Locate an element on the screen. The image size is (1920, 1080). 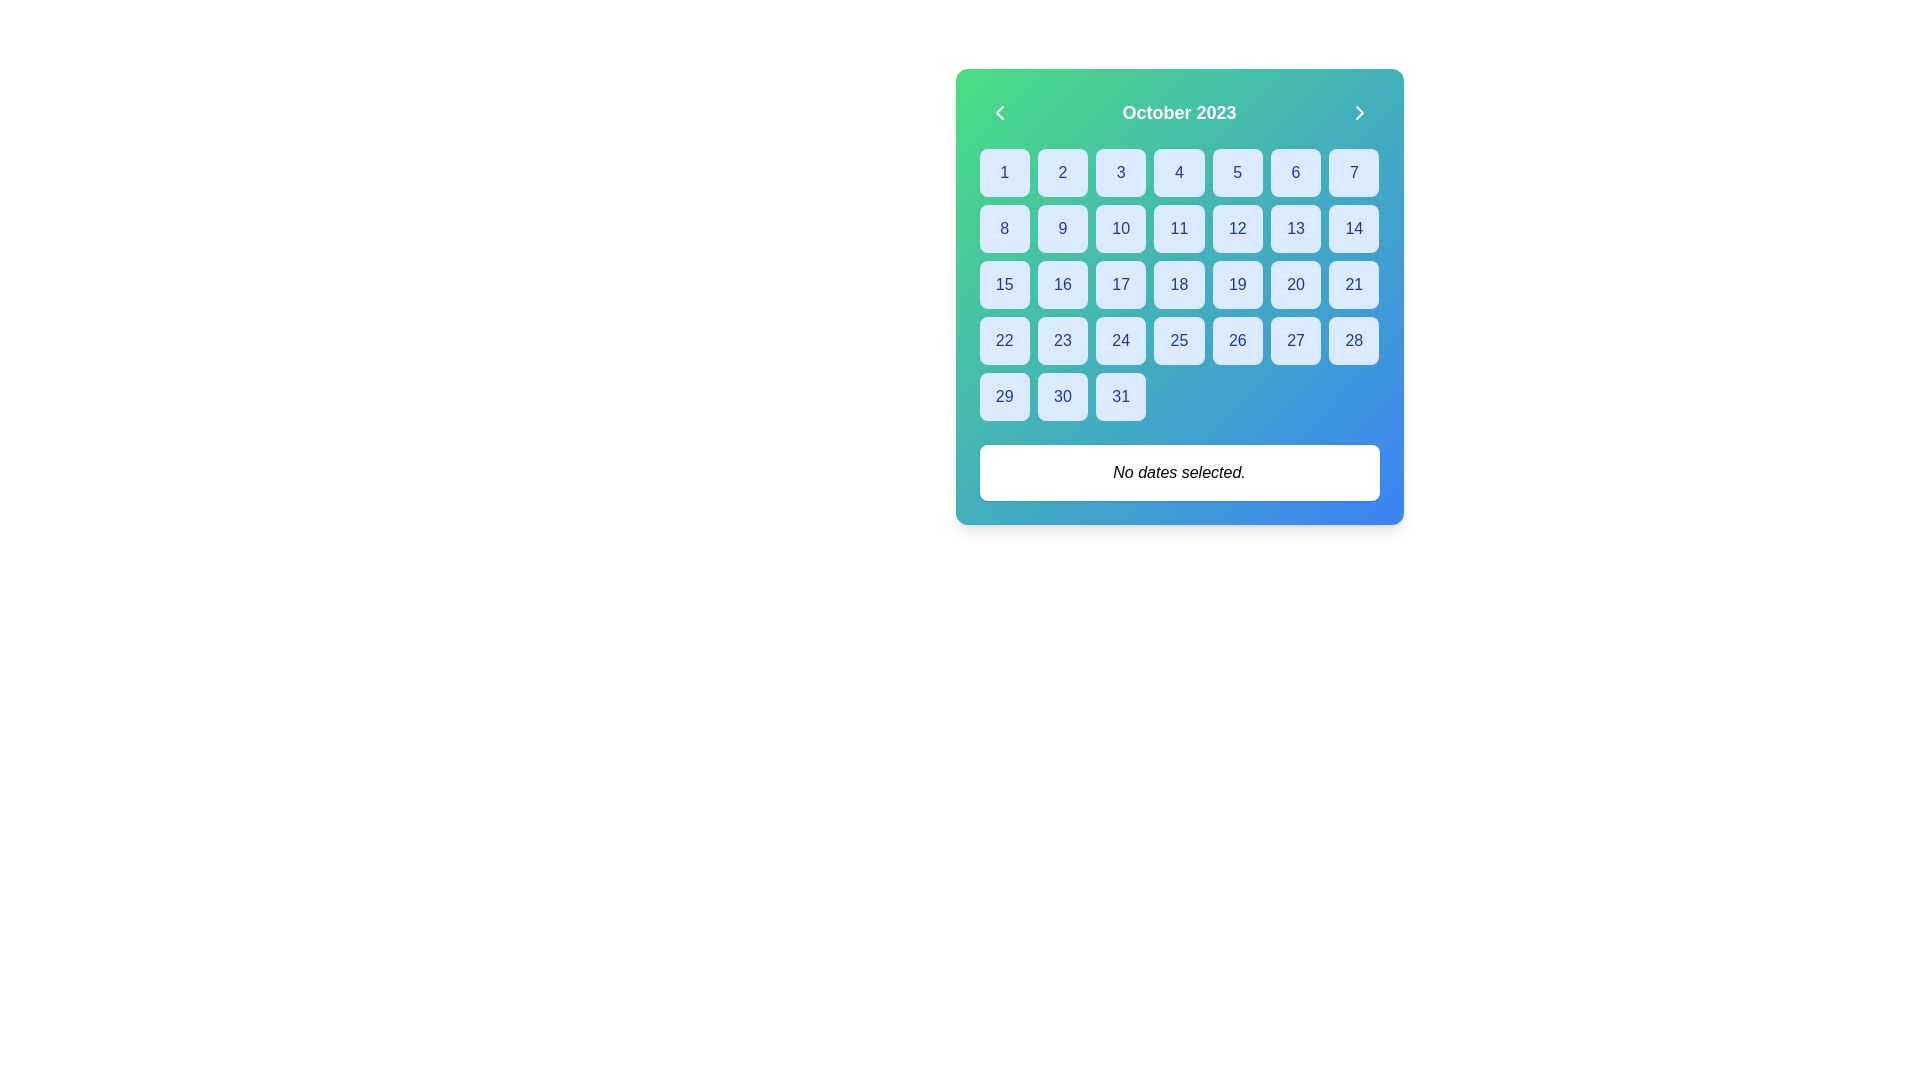
the left-facing chevron icon with a white outline against a green circular background located in the top-left corner of the calendar header is located at coordinates (999, 112).